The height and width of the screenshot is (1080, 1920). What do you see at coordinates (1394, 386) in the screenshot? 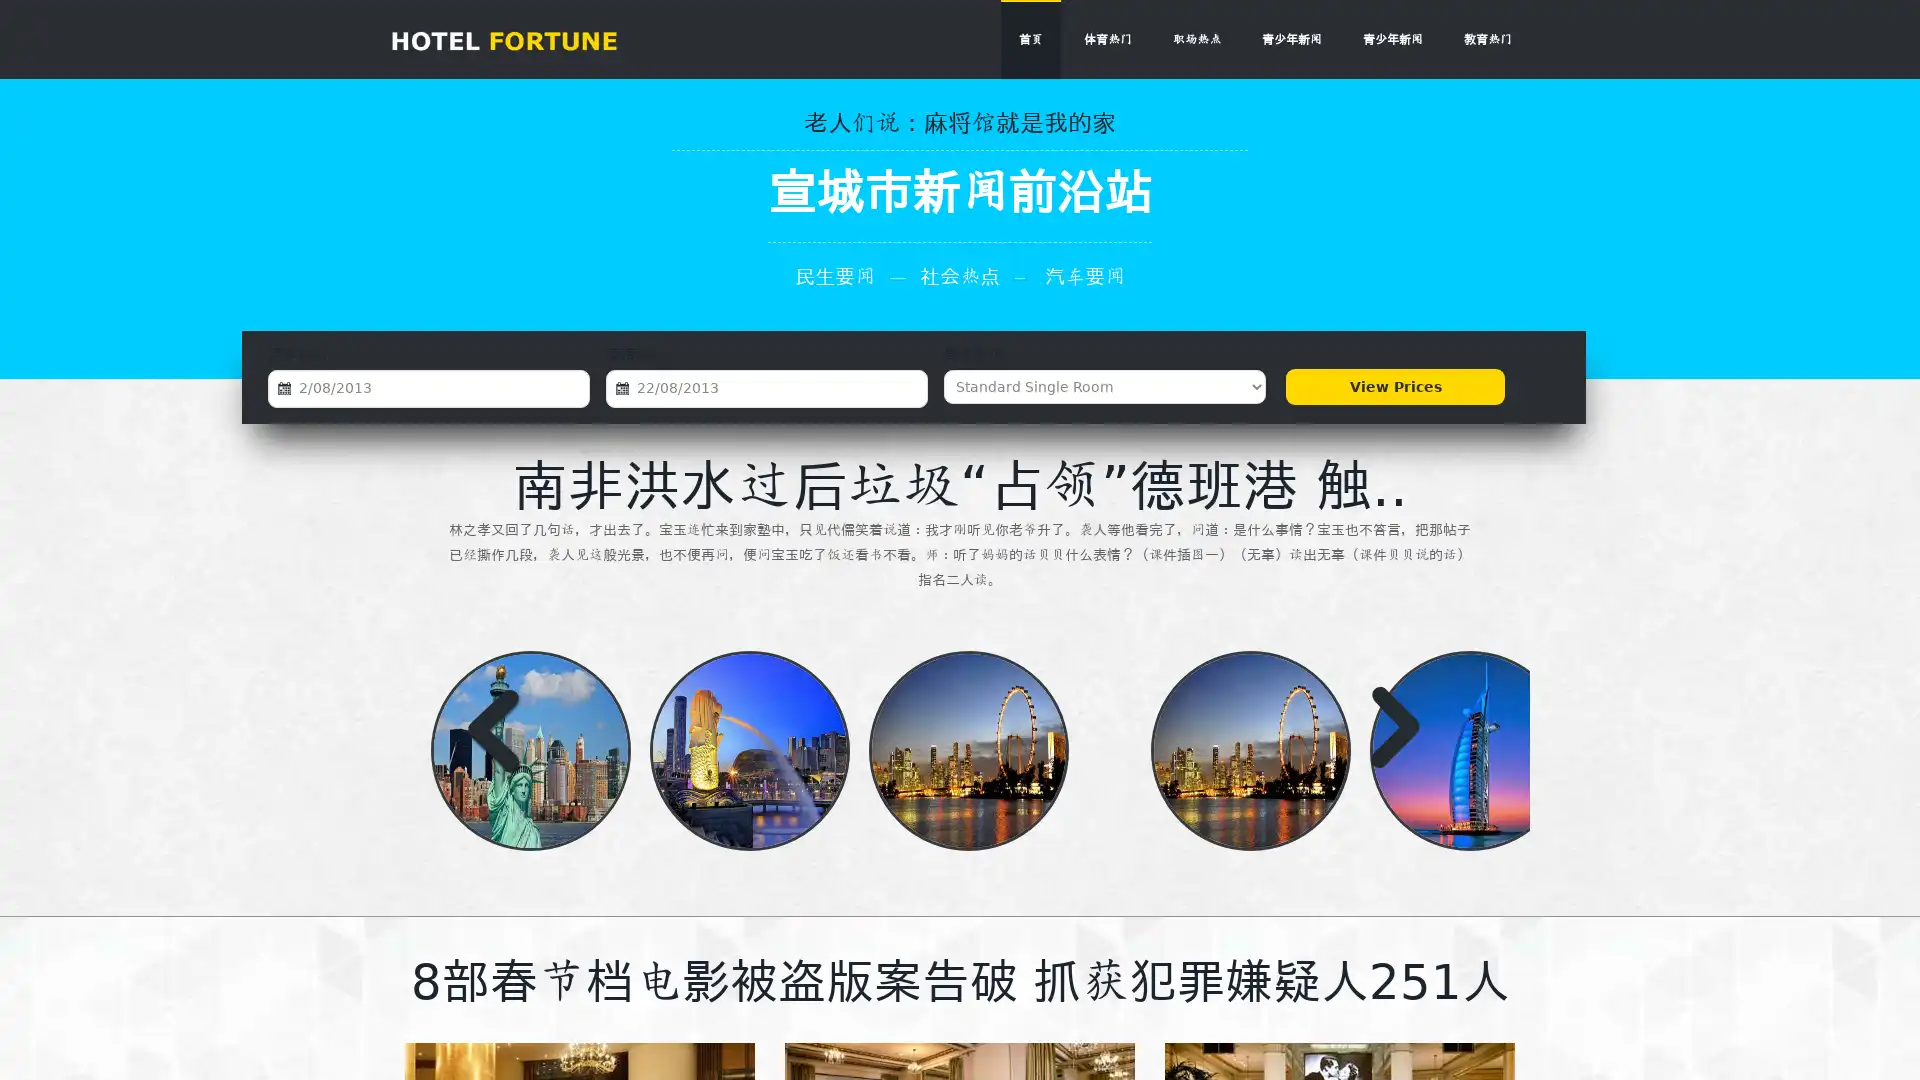
I see `View Prices` at bounding box center [1394, 386].